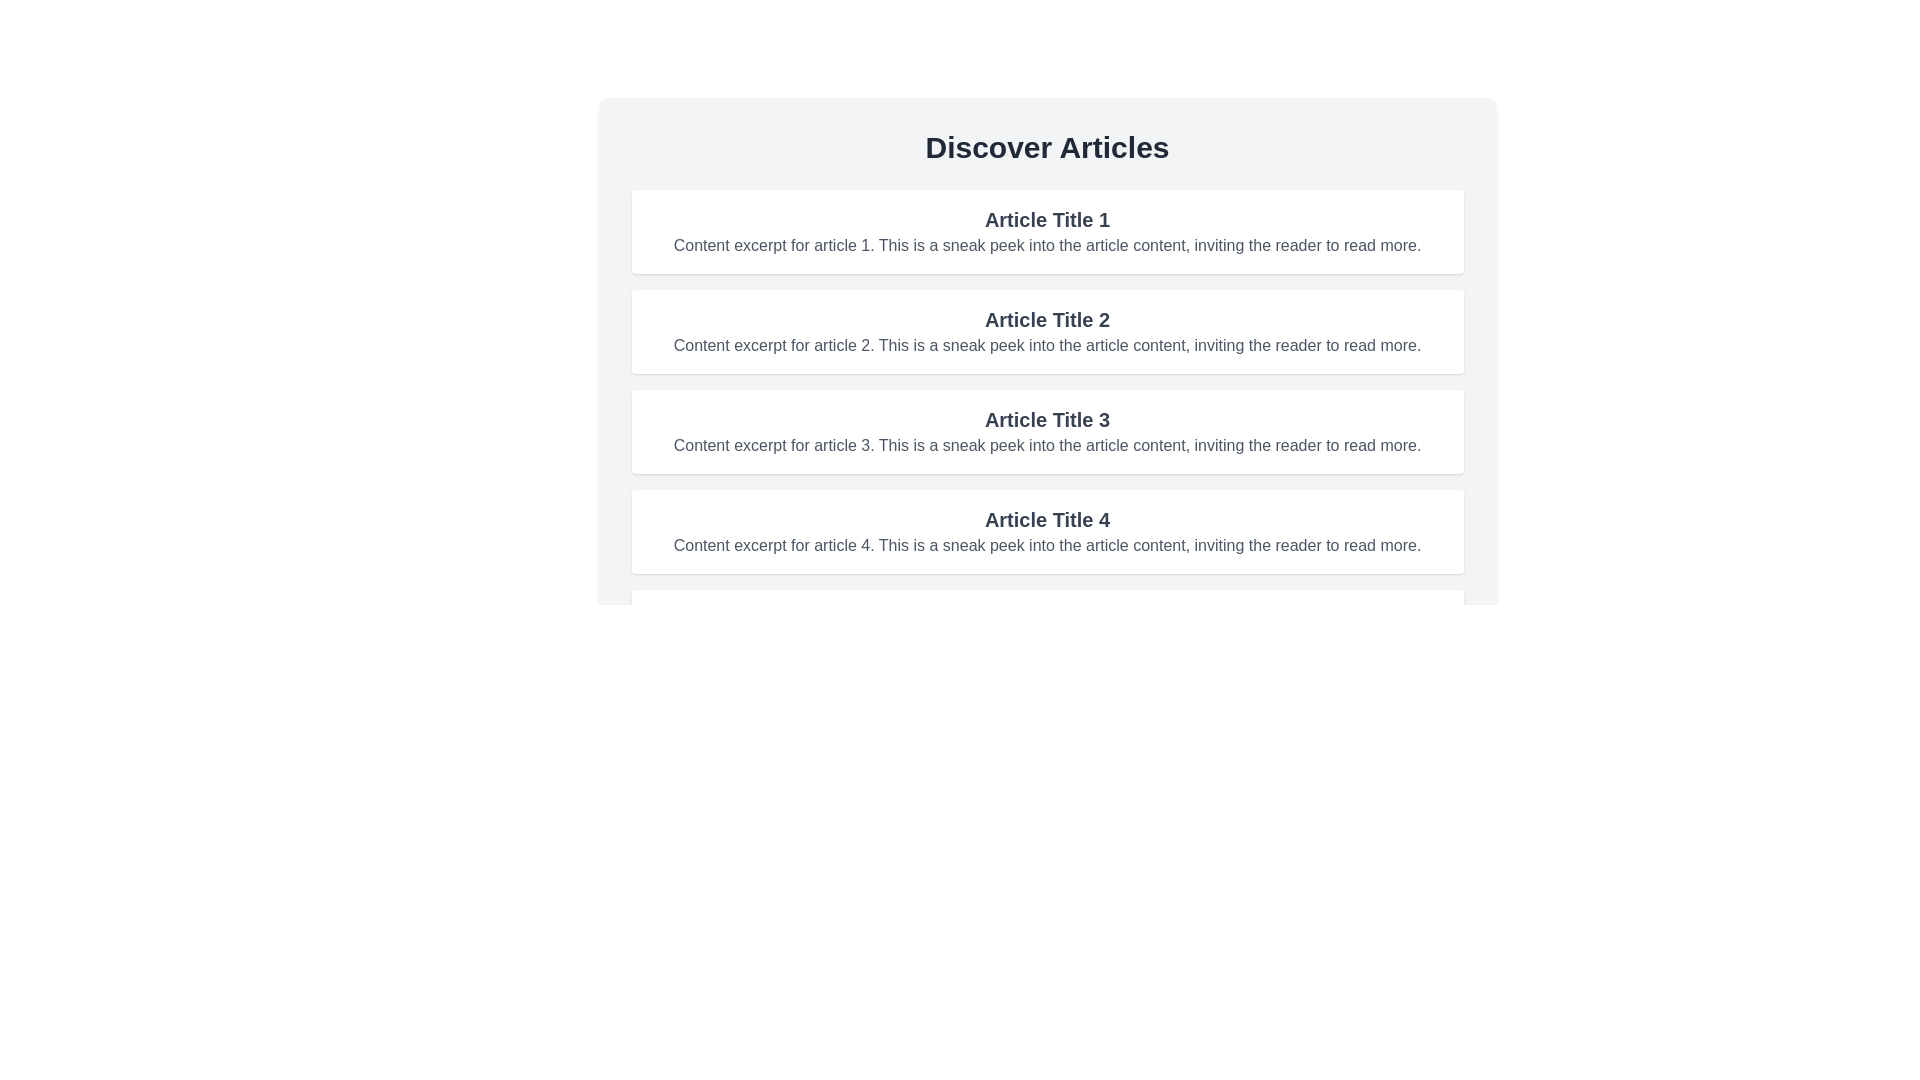  Describe the element at coordinates (1046, 146) in the screenshot. I see `the 'Discover Articles' Text Header element, which features bold, large dark gray text against a light gray background, serving as the main header for articles` at that location.